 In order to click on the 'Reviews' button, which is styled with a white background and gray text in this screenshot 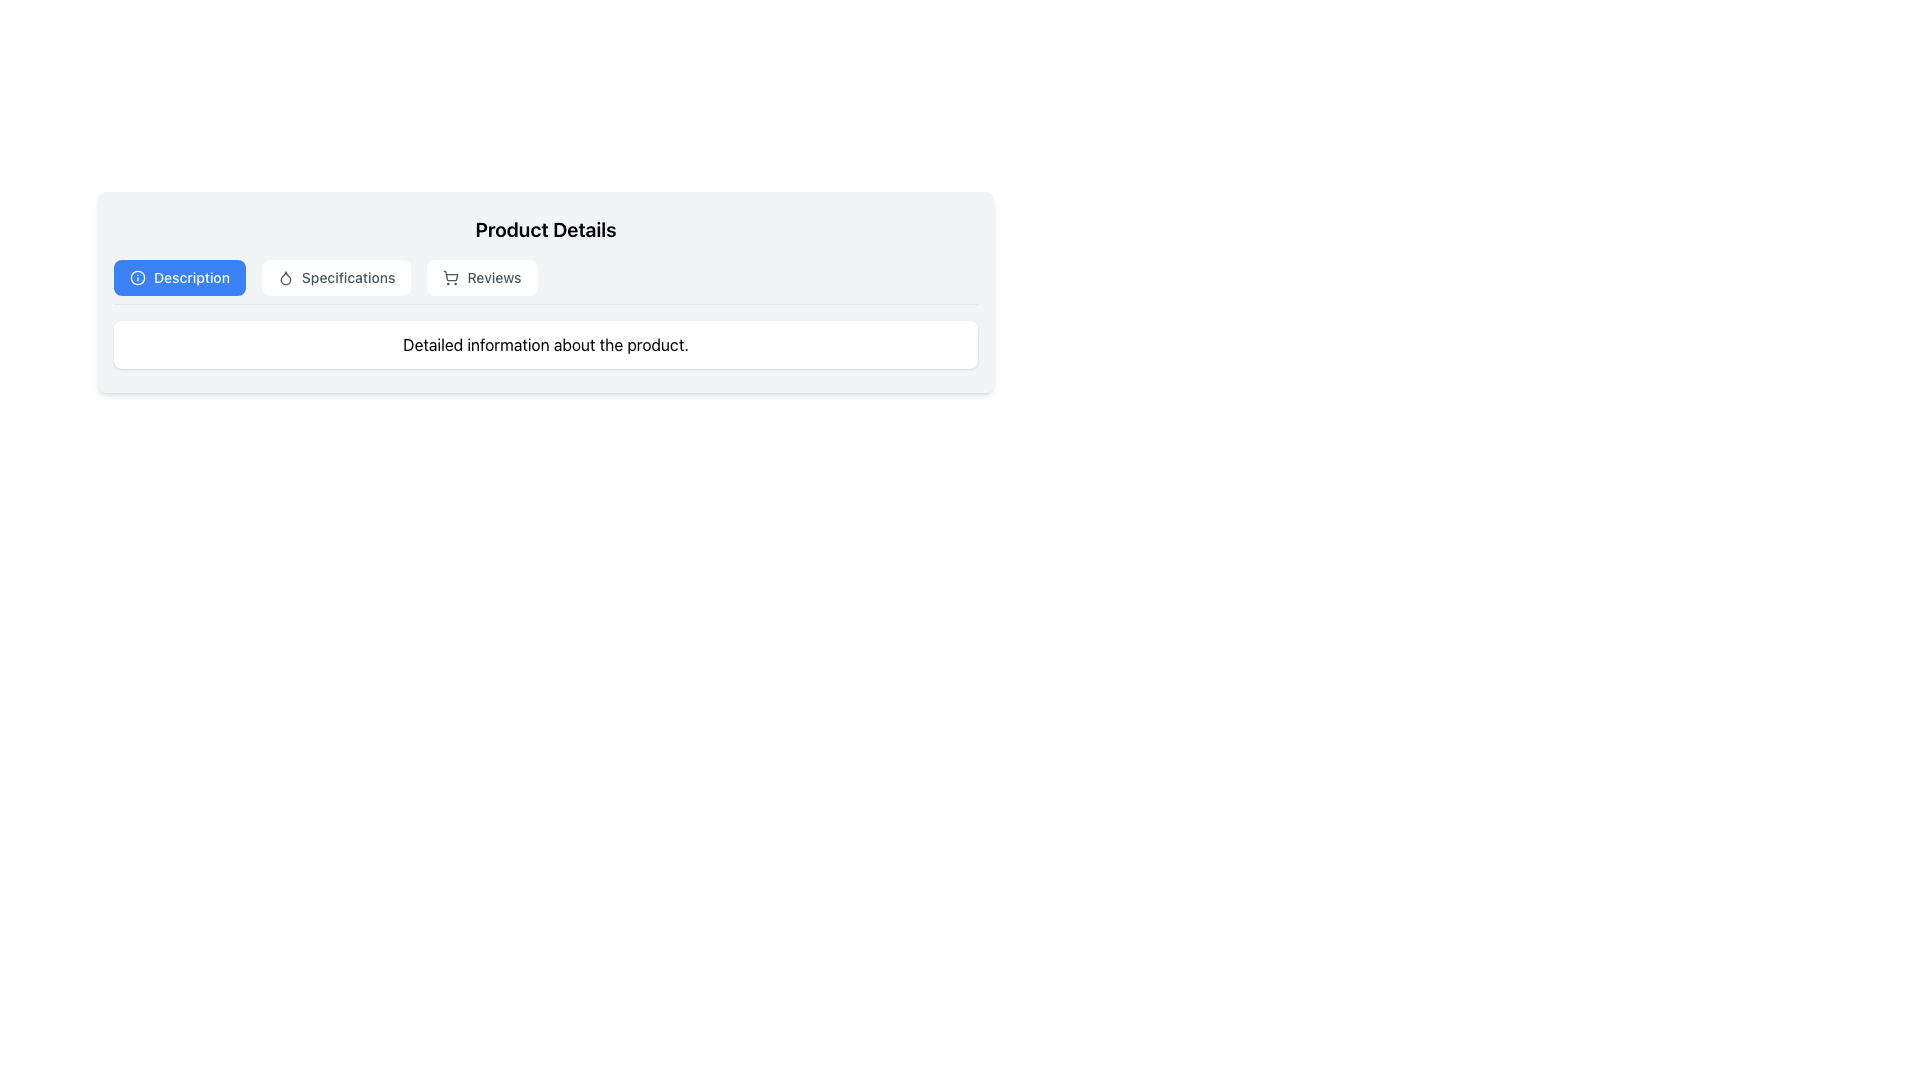, I will do `click(482, 277)`.